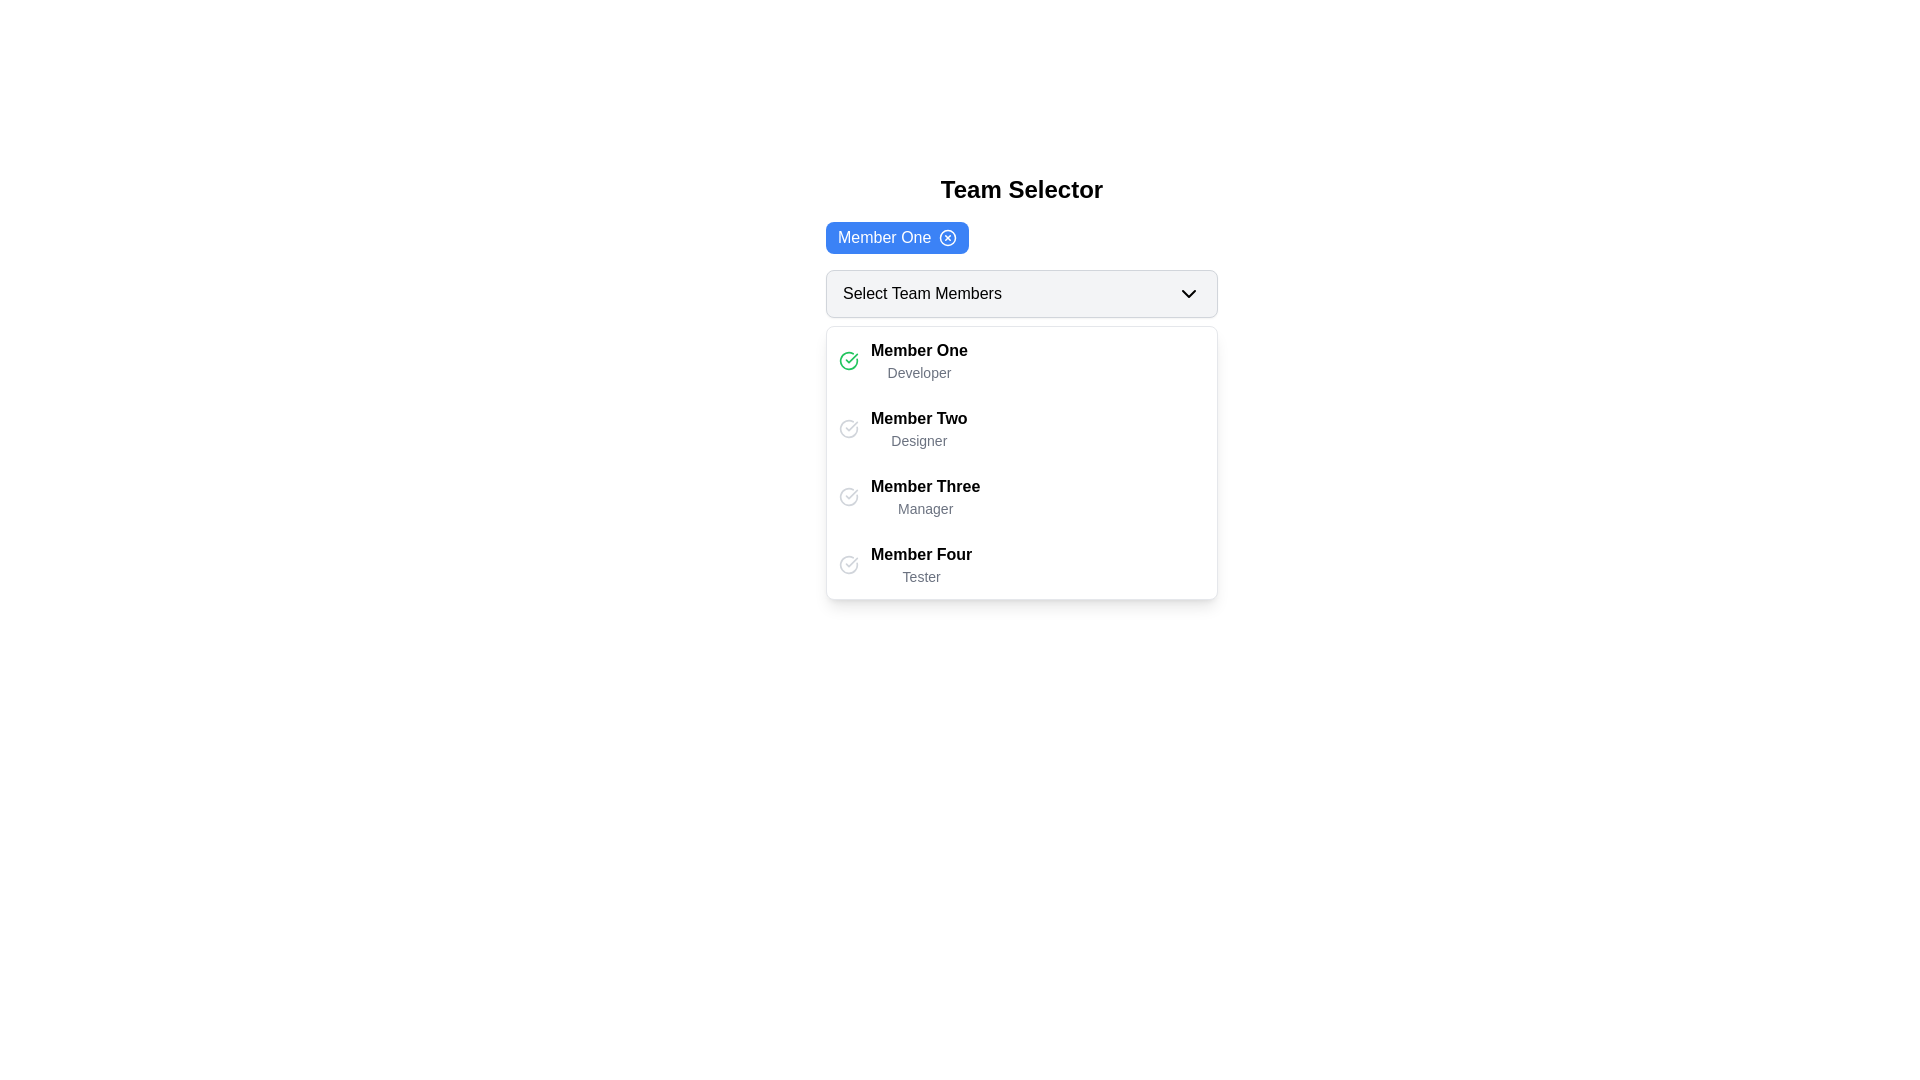  Describe the element at coordinates (849, 564) in the screenshot. I see `the circular icon with a checkmark inside, which is light gray and located to the left of 'Member Four' and above 'Tester' in the dropdown list under 'Select Team Members'` at that location.